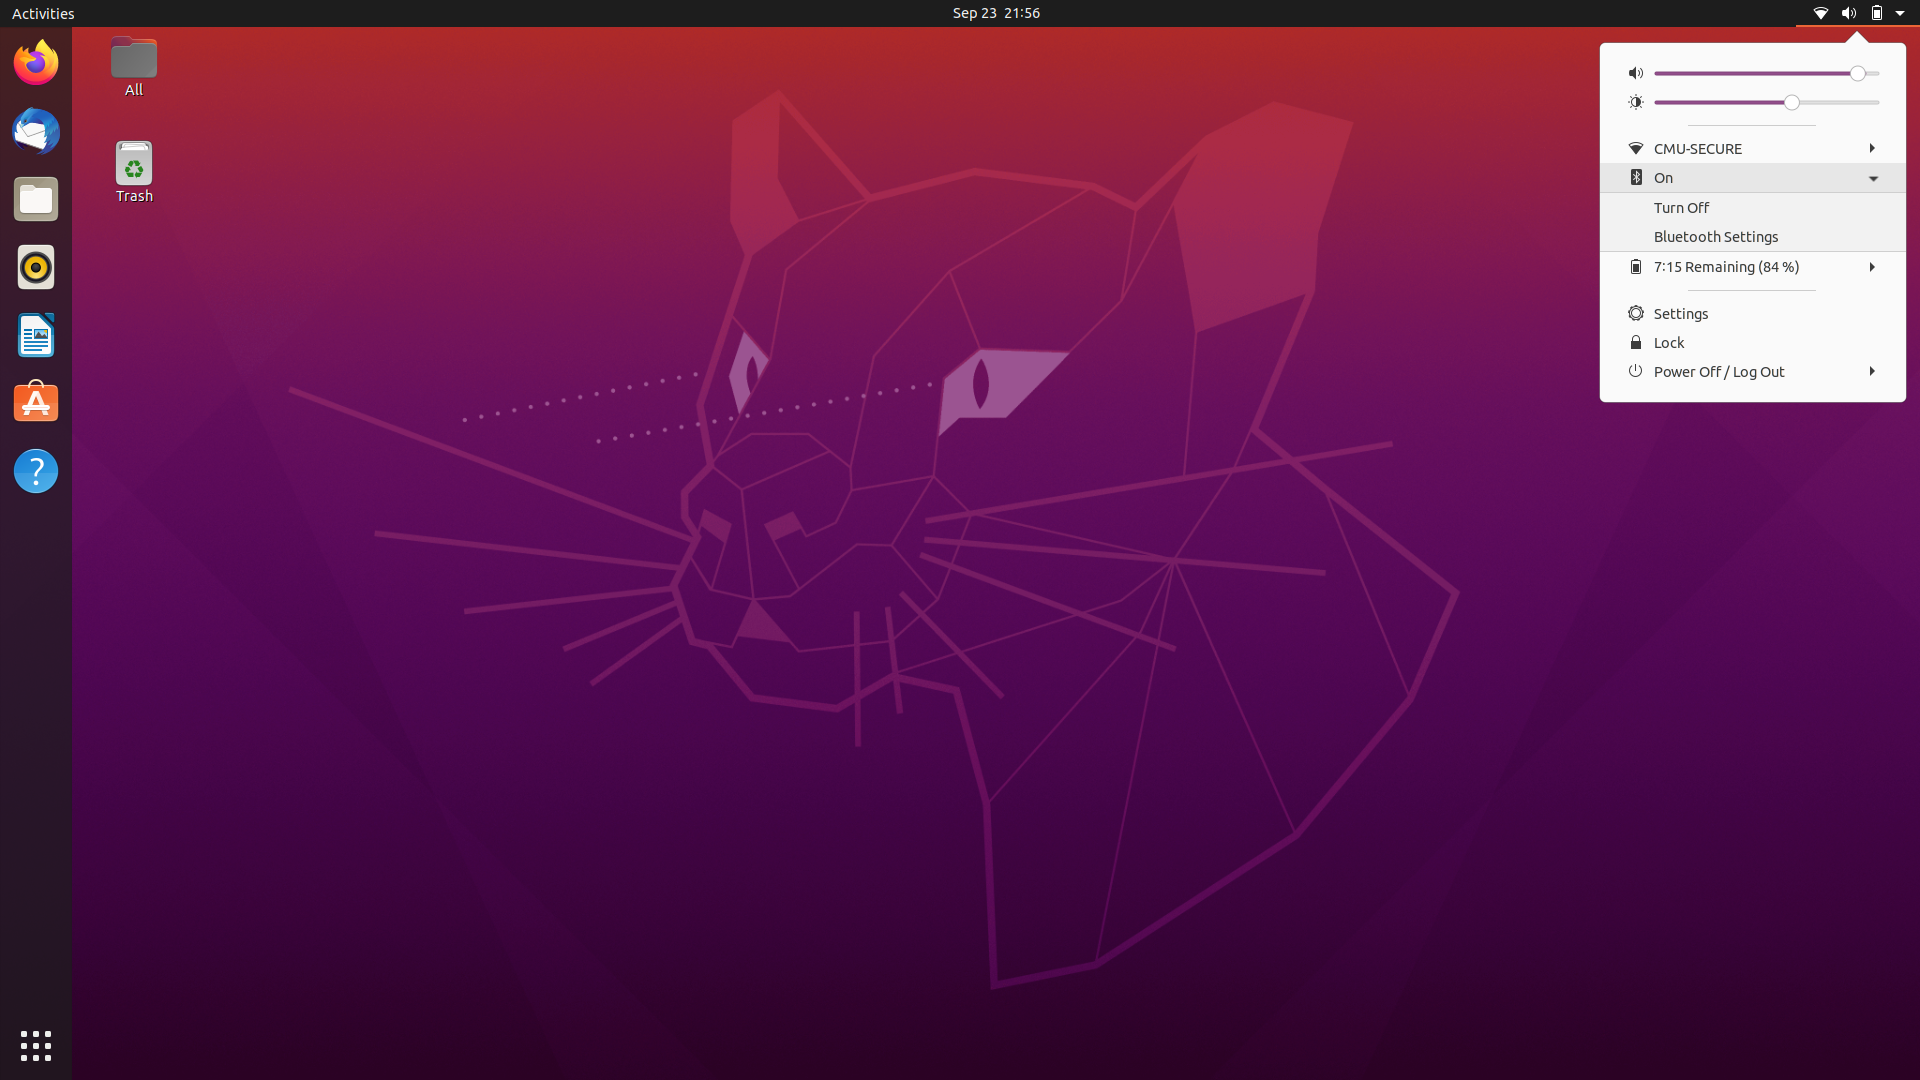  I want to click on the desktop"s context menu with a right click, so click(3377280, 801900).